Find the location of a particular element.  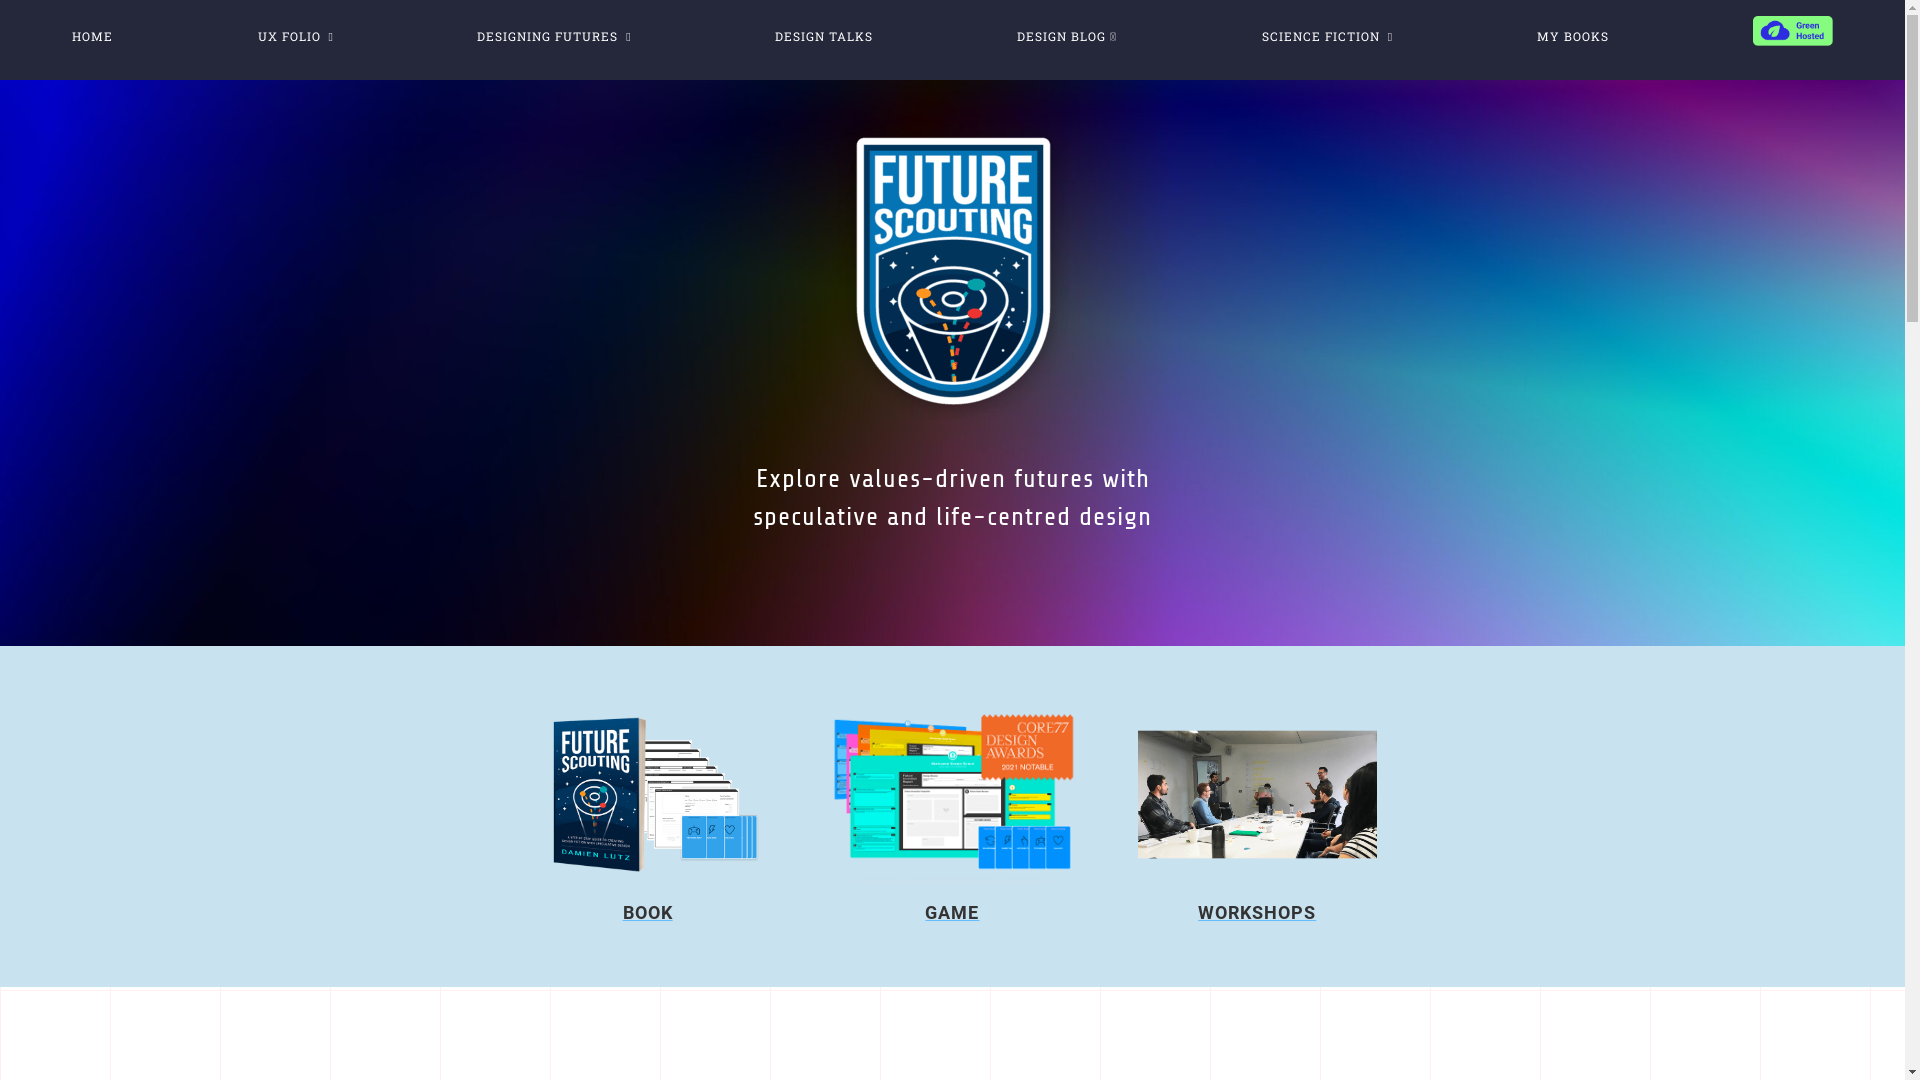

'SCIENCE FICTION' is located at coordinates (1327, 34).